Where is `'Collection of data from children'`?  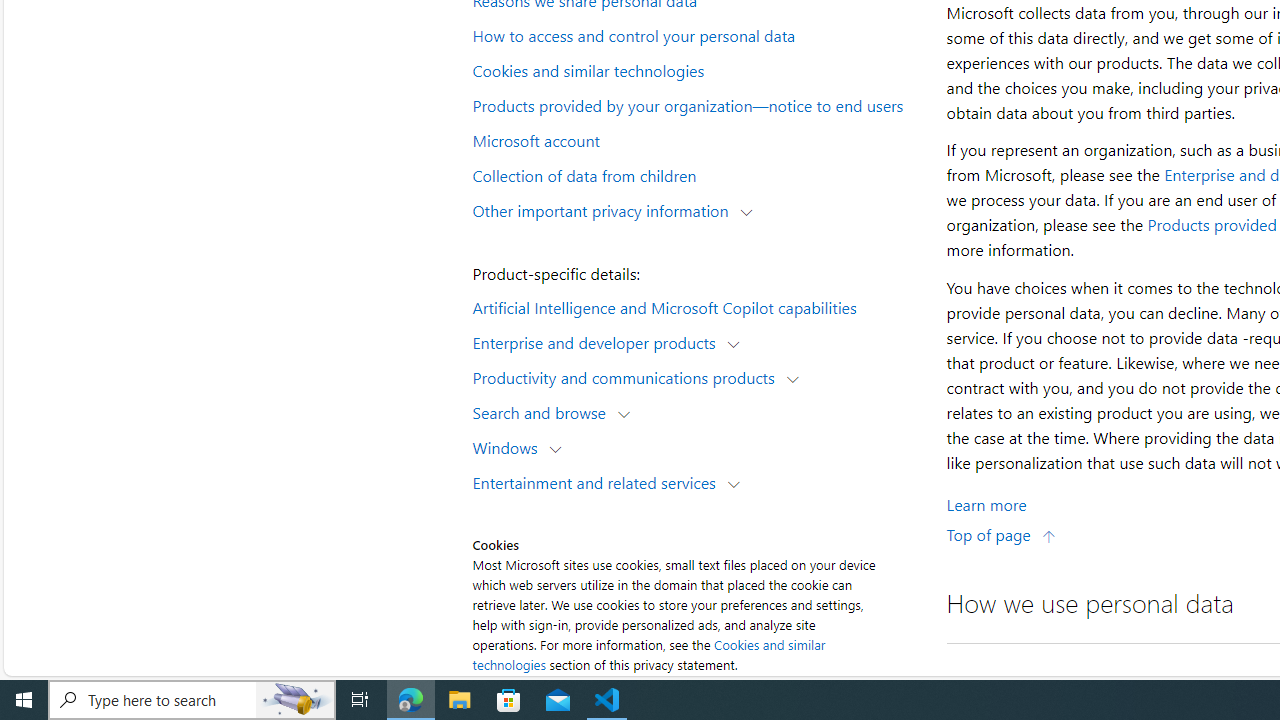 'Collection of data from children' is located at coordinates (696, 173).